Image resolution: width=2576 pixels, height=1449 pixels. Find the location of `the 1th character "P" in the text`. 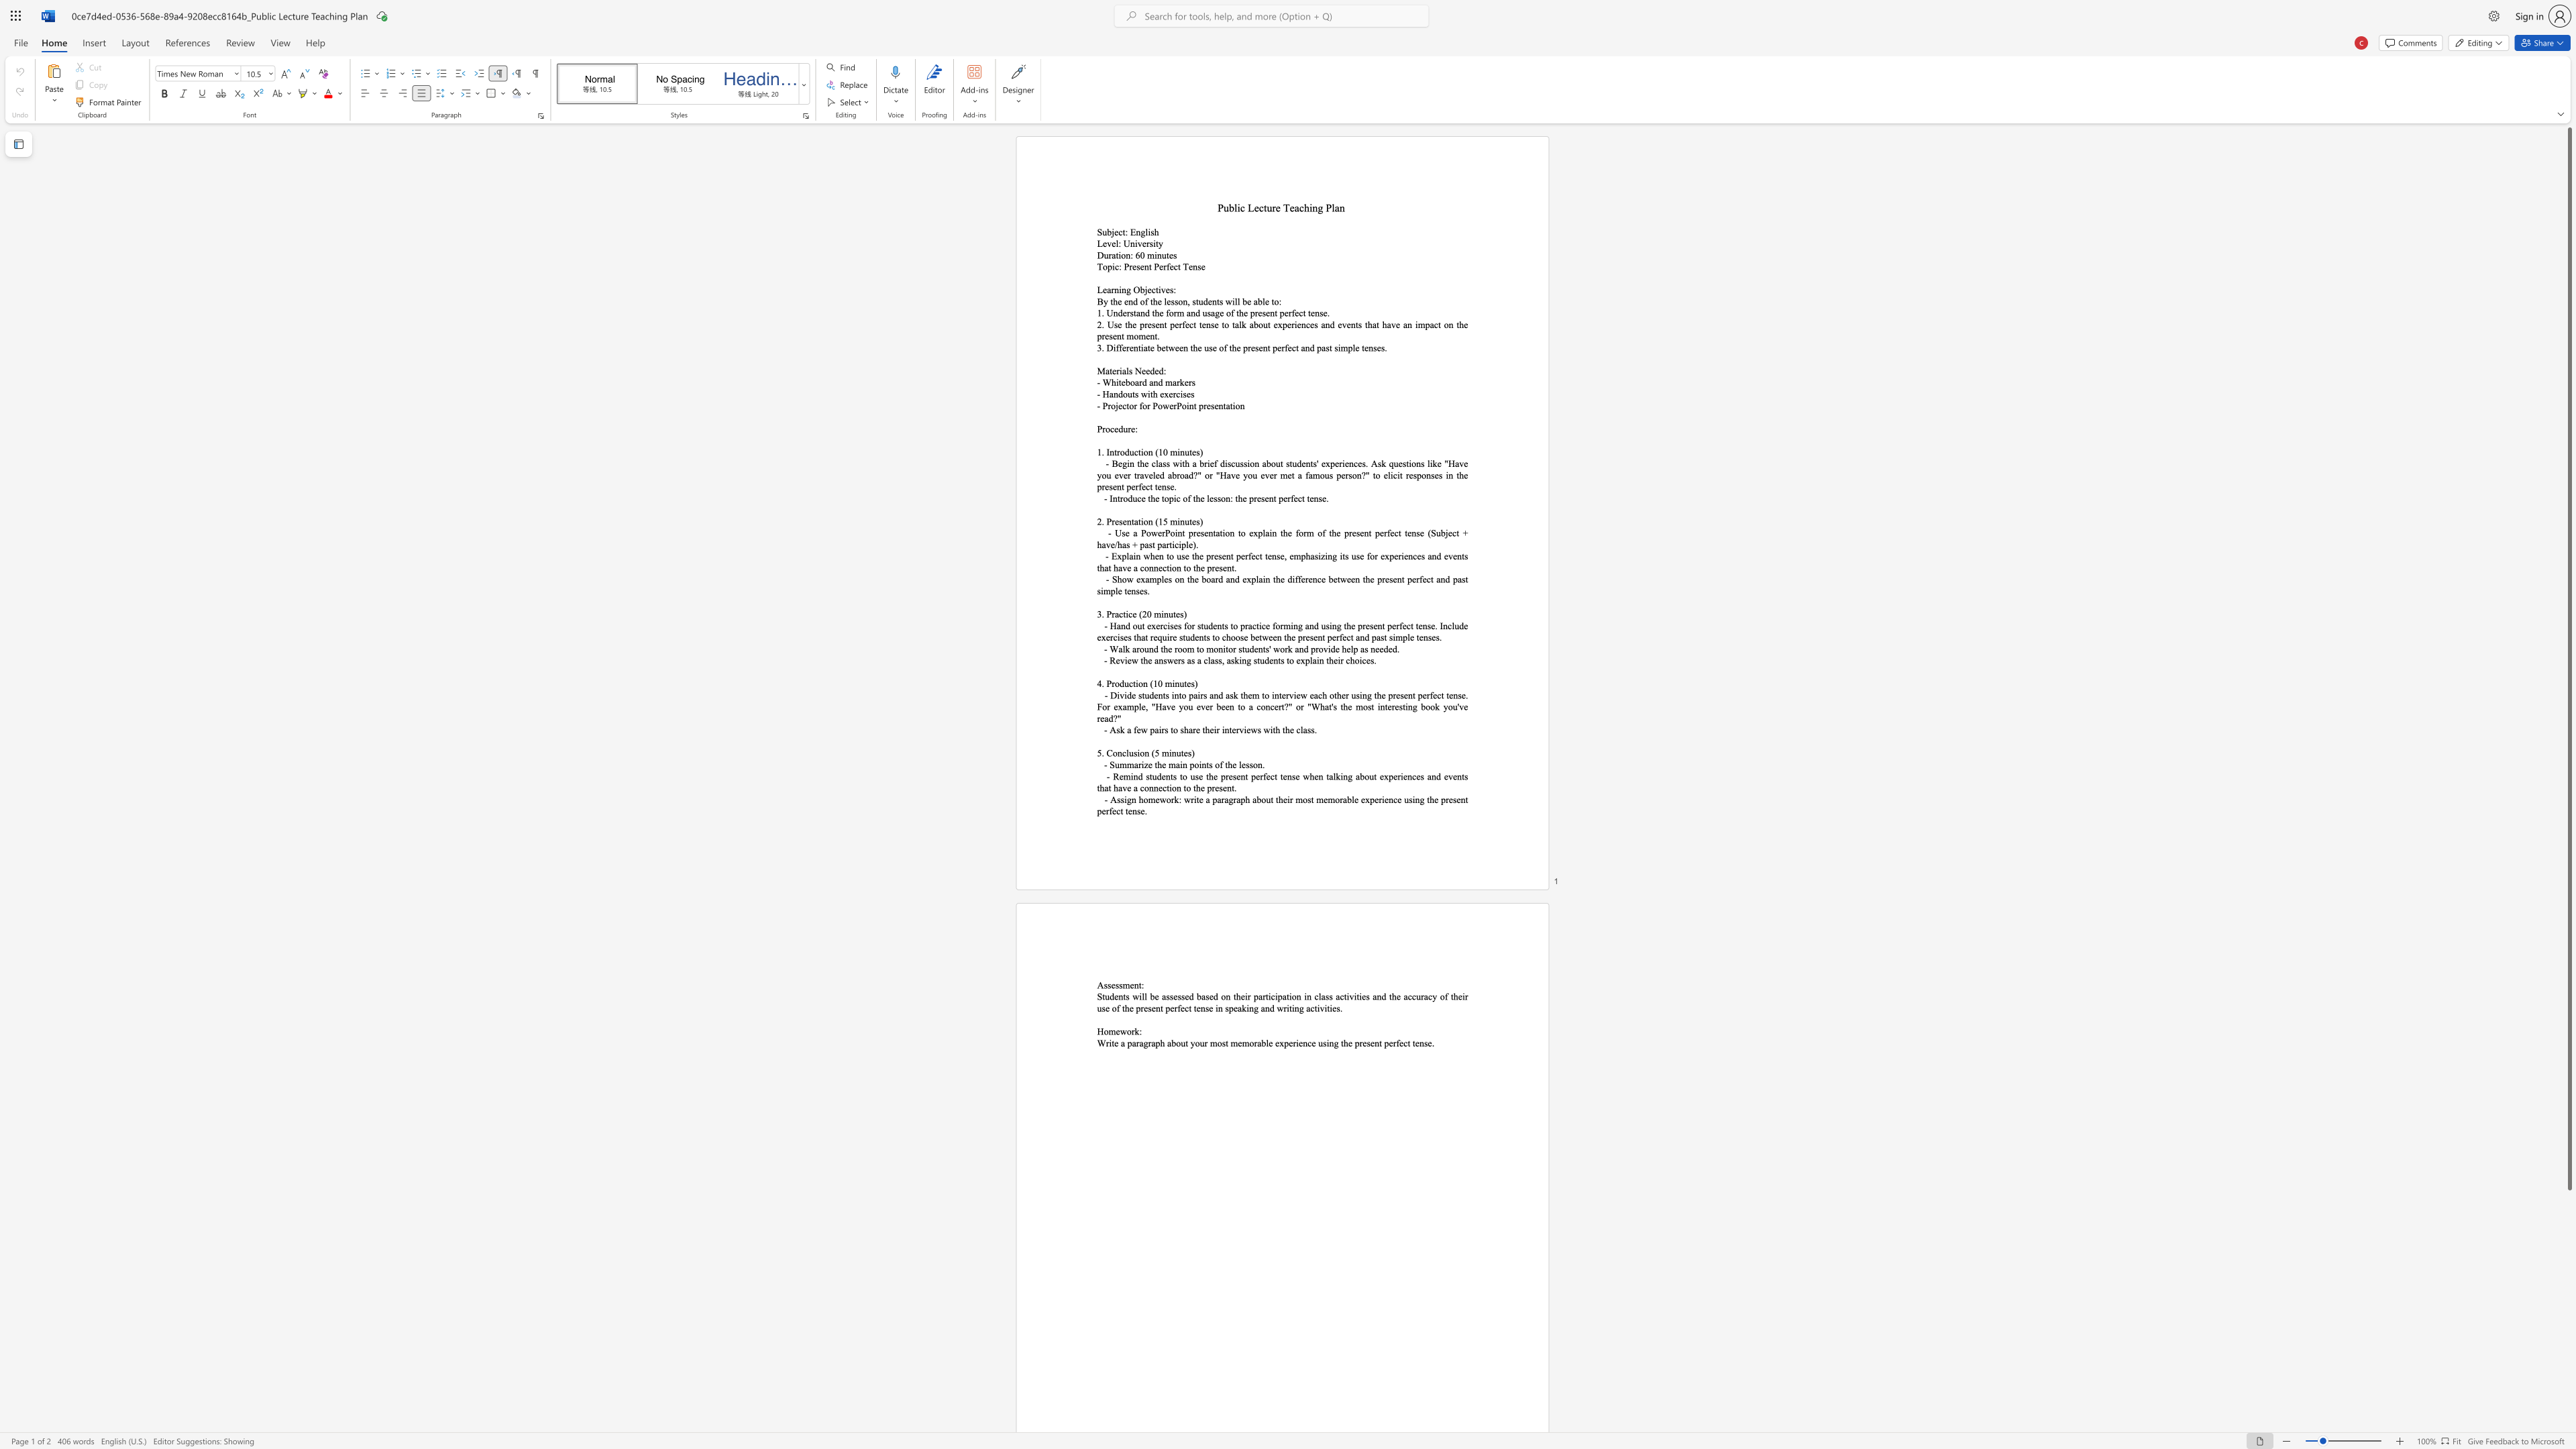

the 1th character "P" in the text is located at coordinates (1108, 613).